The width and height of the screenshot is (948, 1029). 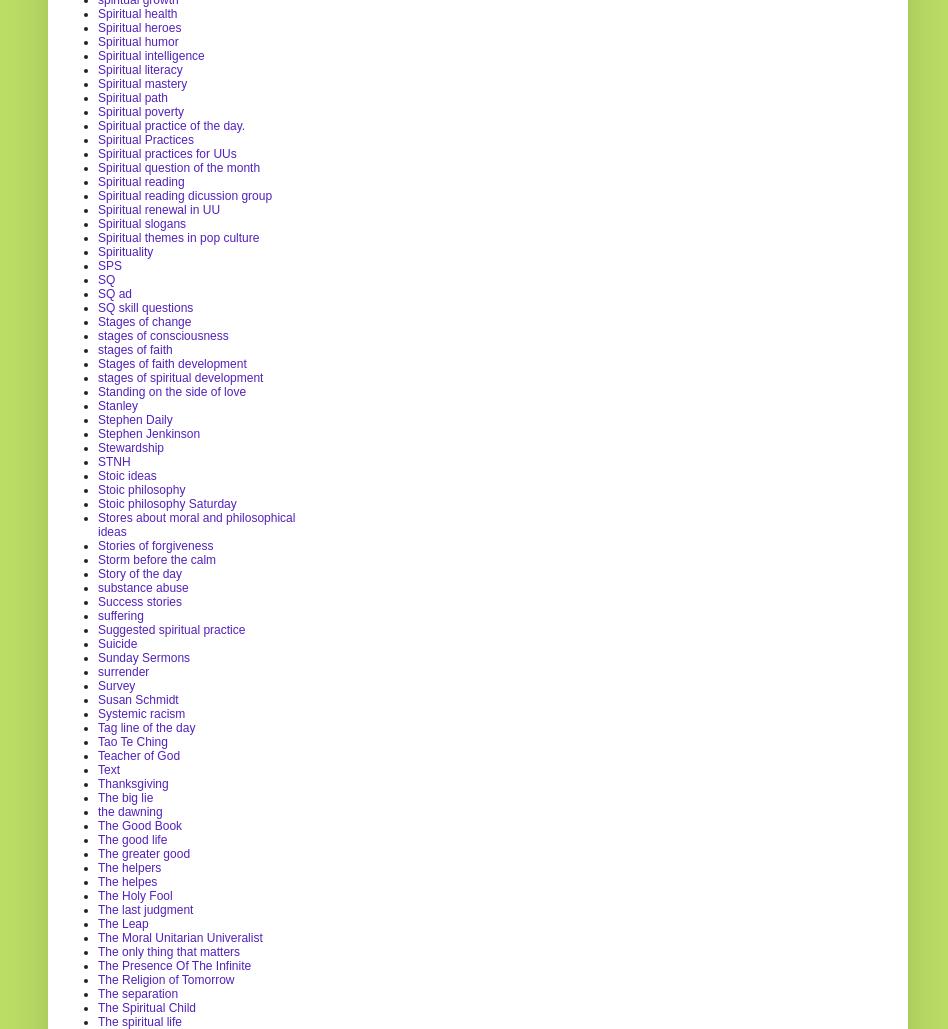 What do you see at coordinates (146, 1005) in the screenshot?
I see `'The Spiritual Child'` at bounding box center [146, 1005].